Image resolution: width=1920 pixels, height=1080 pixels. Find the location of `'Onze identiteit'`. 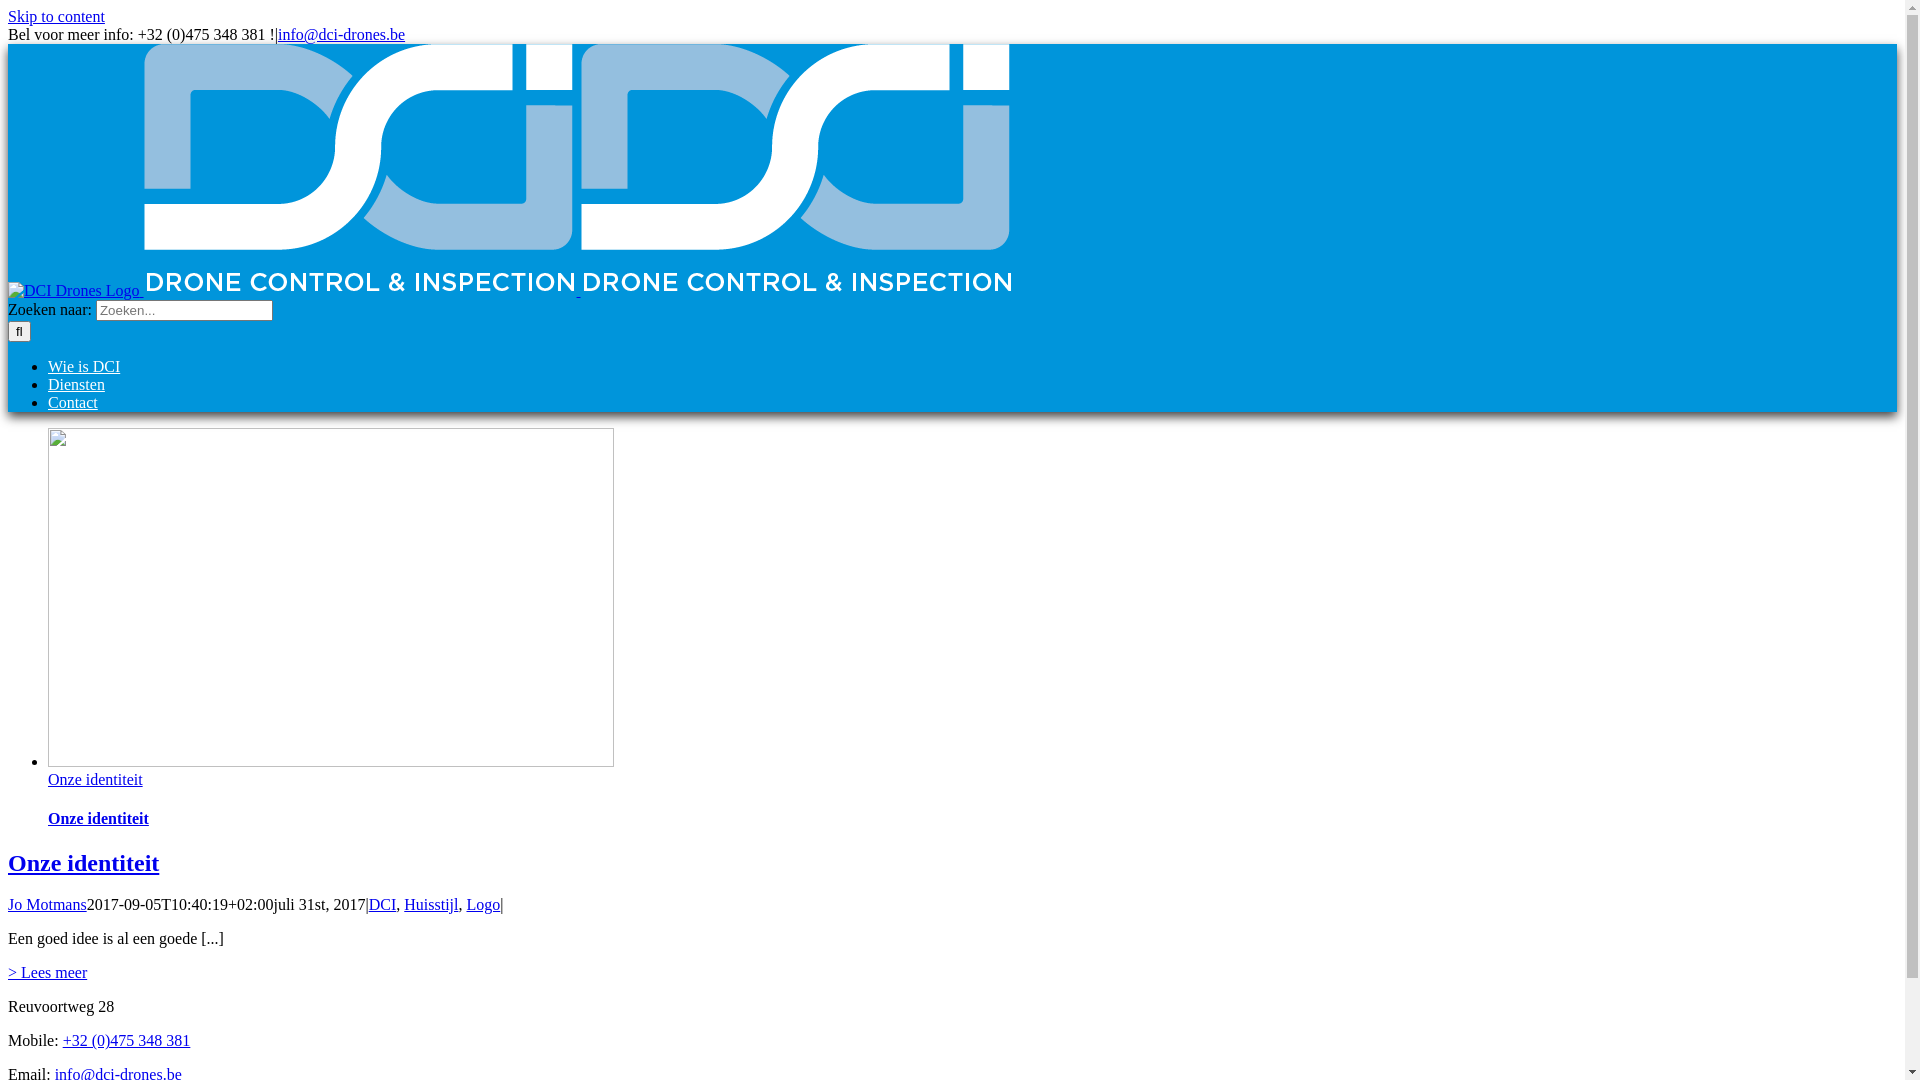

'Onze identiteit' is located at coordinates (97, 818).